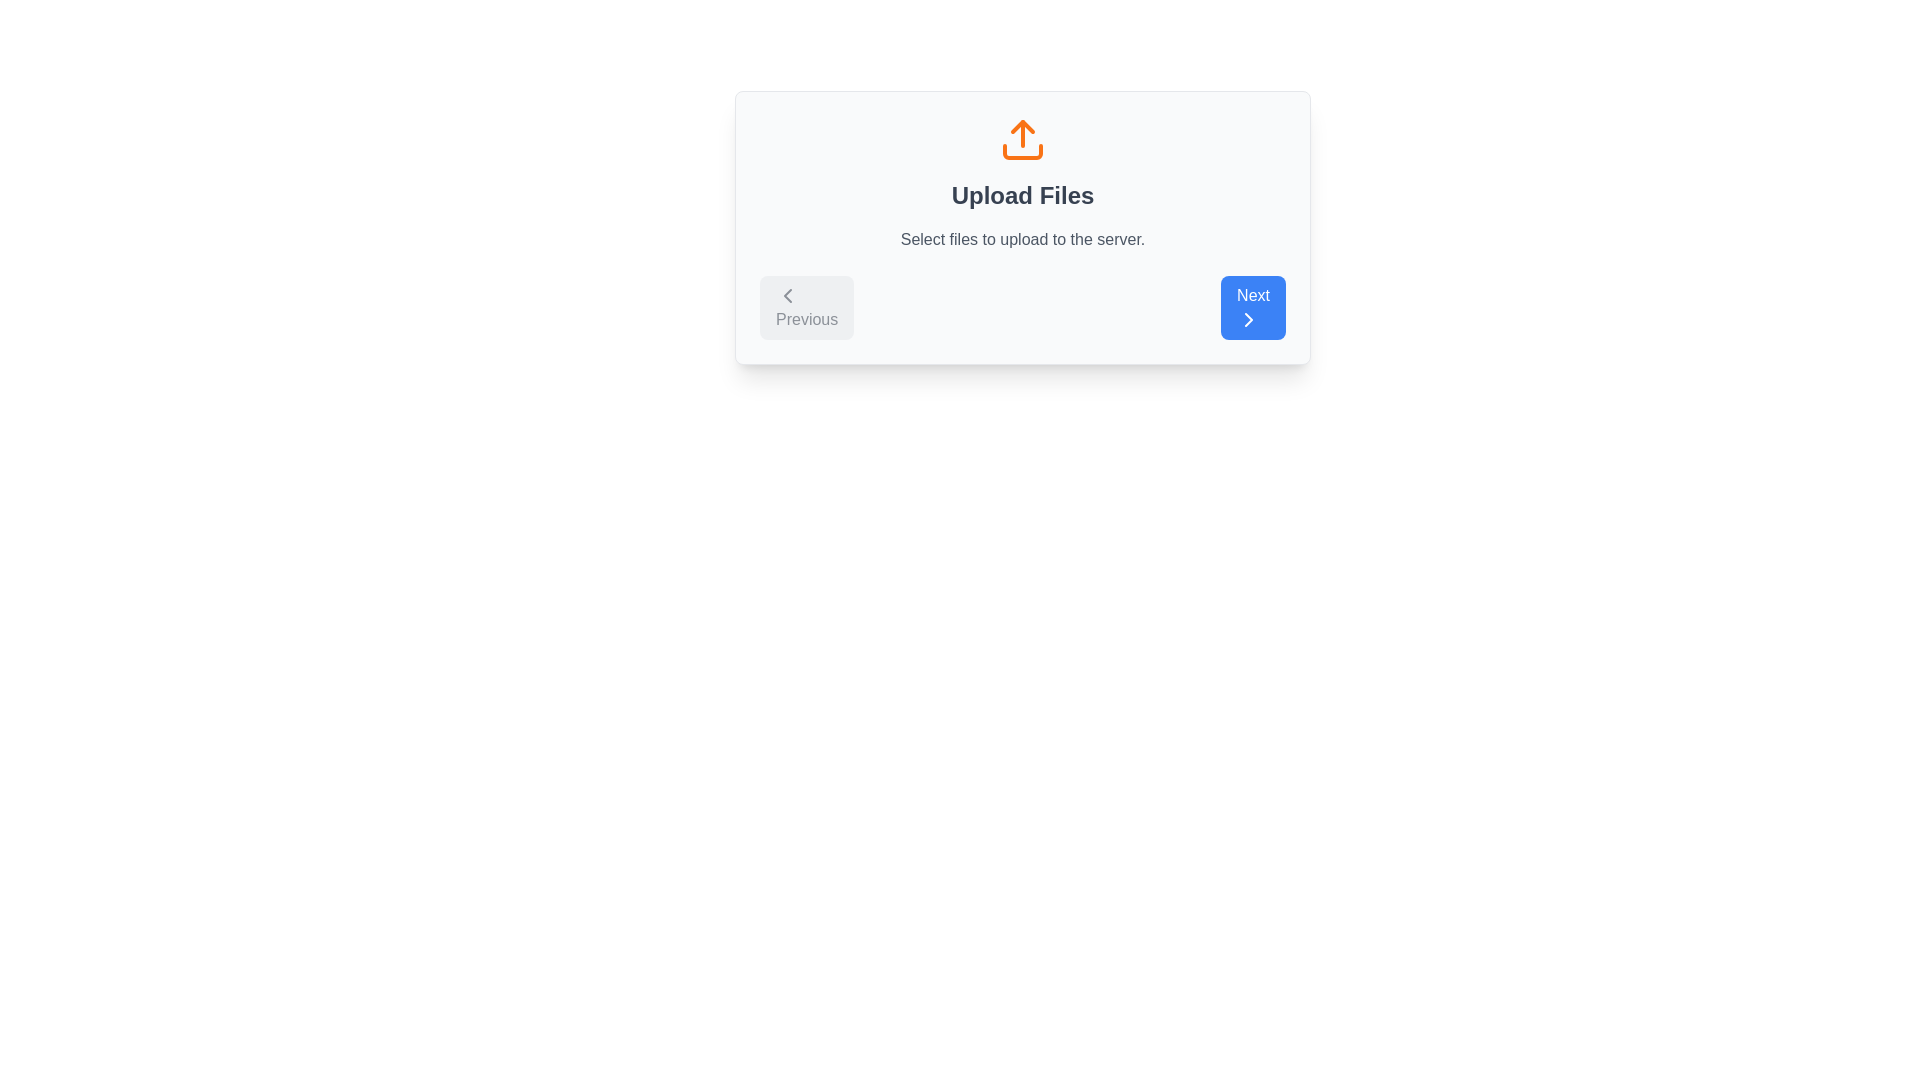 The height and width of the screenshot is (1080, 1920). Describe the element at coordinates (786, 296) in the screenshot. I see `the SVG icon representing the 'go to the previous step' action located within the 'Previous' button by` at that location.